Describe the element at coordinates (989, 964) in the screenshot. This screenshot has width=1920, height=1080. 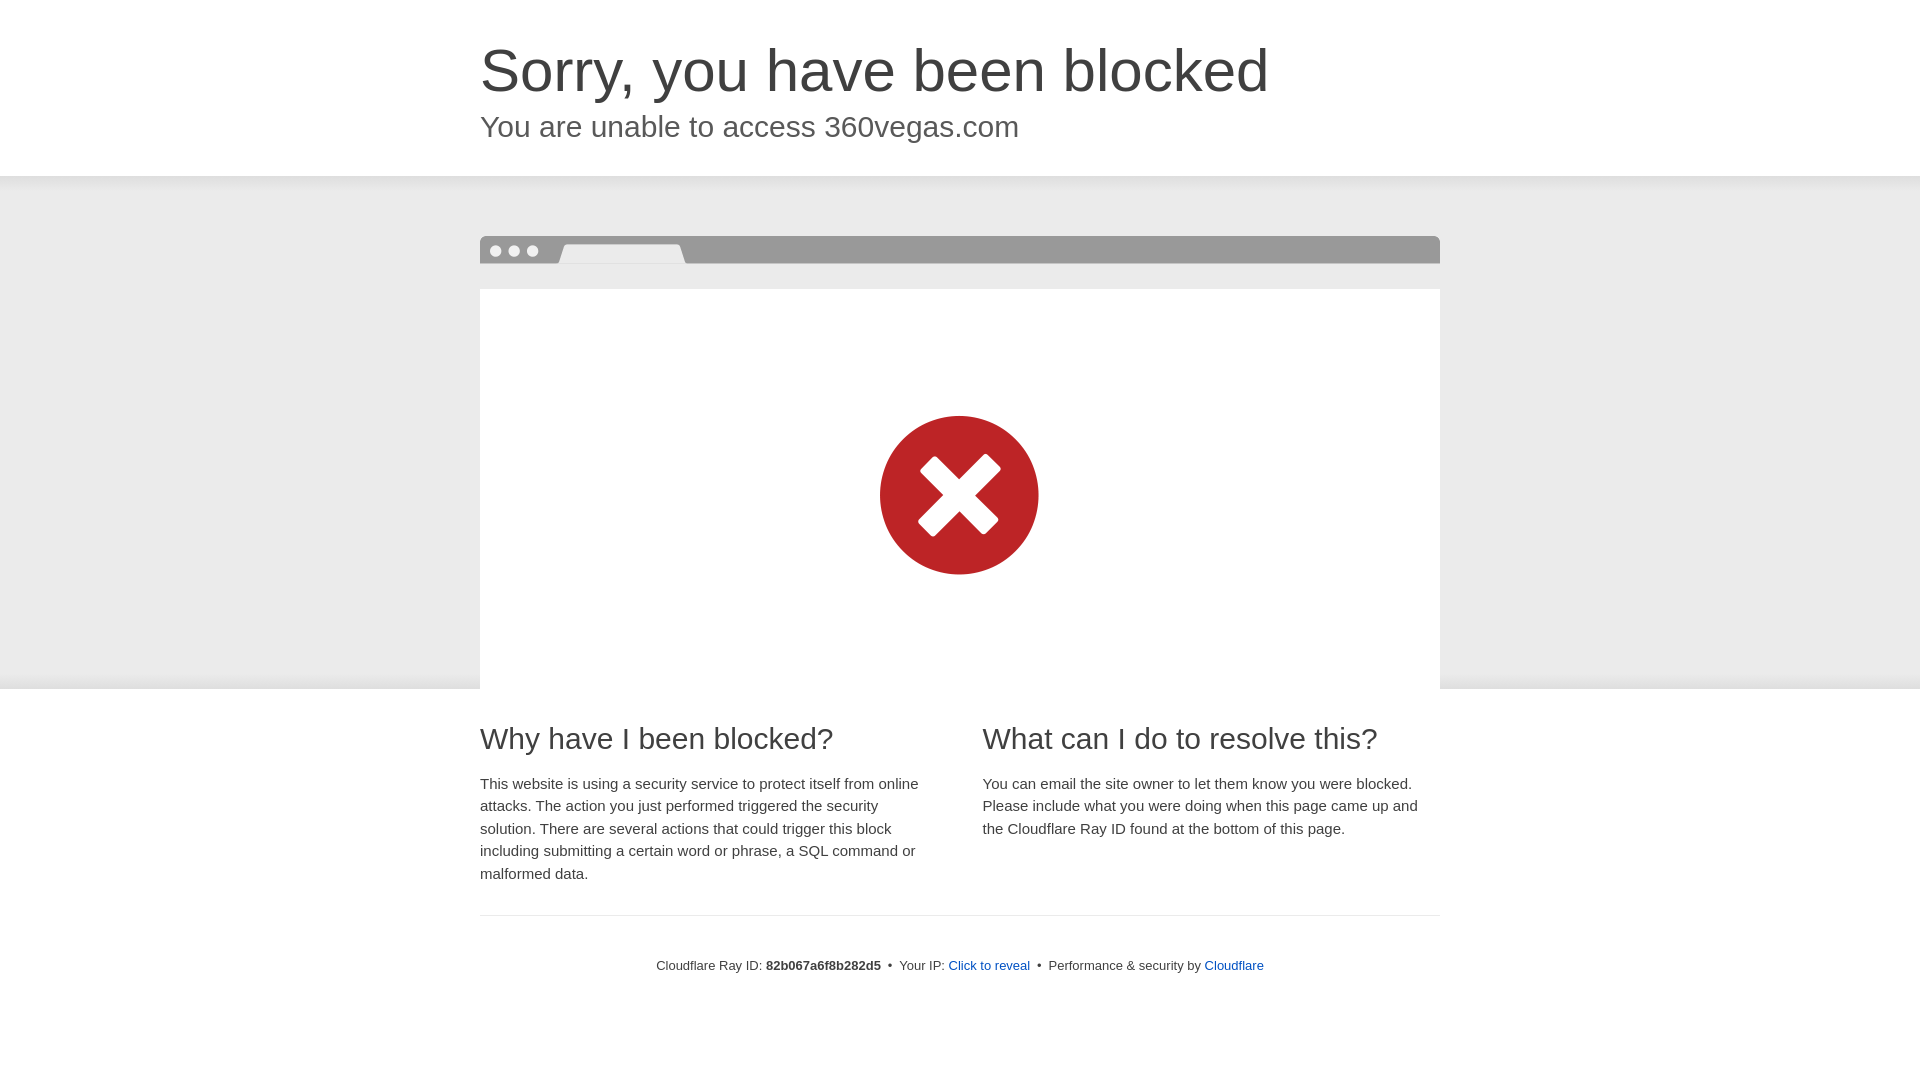
I see `'Click to reveal'` at that location.